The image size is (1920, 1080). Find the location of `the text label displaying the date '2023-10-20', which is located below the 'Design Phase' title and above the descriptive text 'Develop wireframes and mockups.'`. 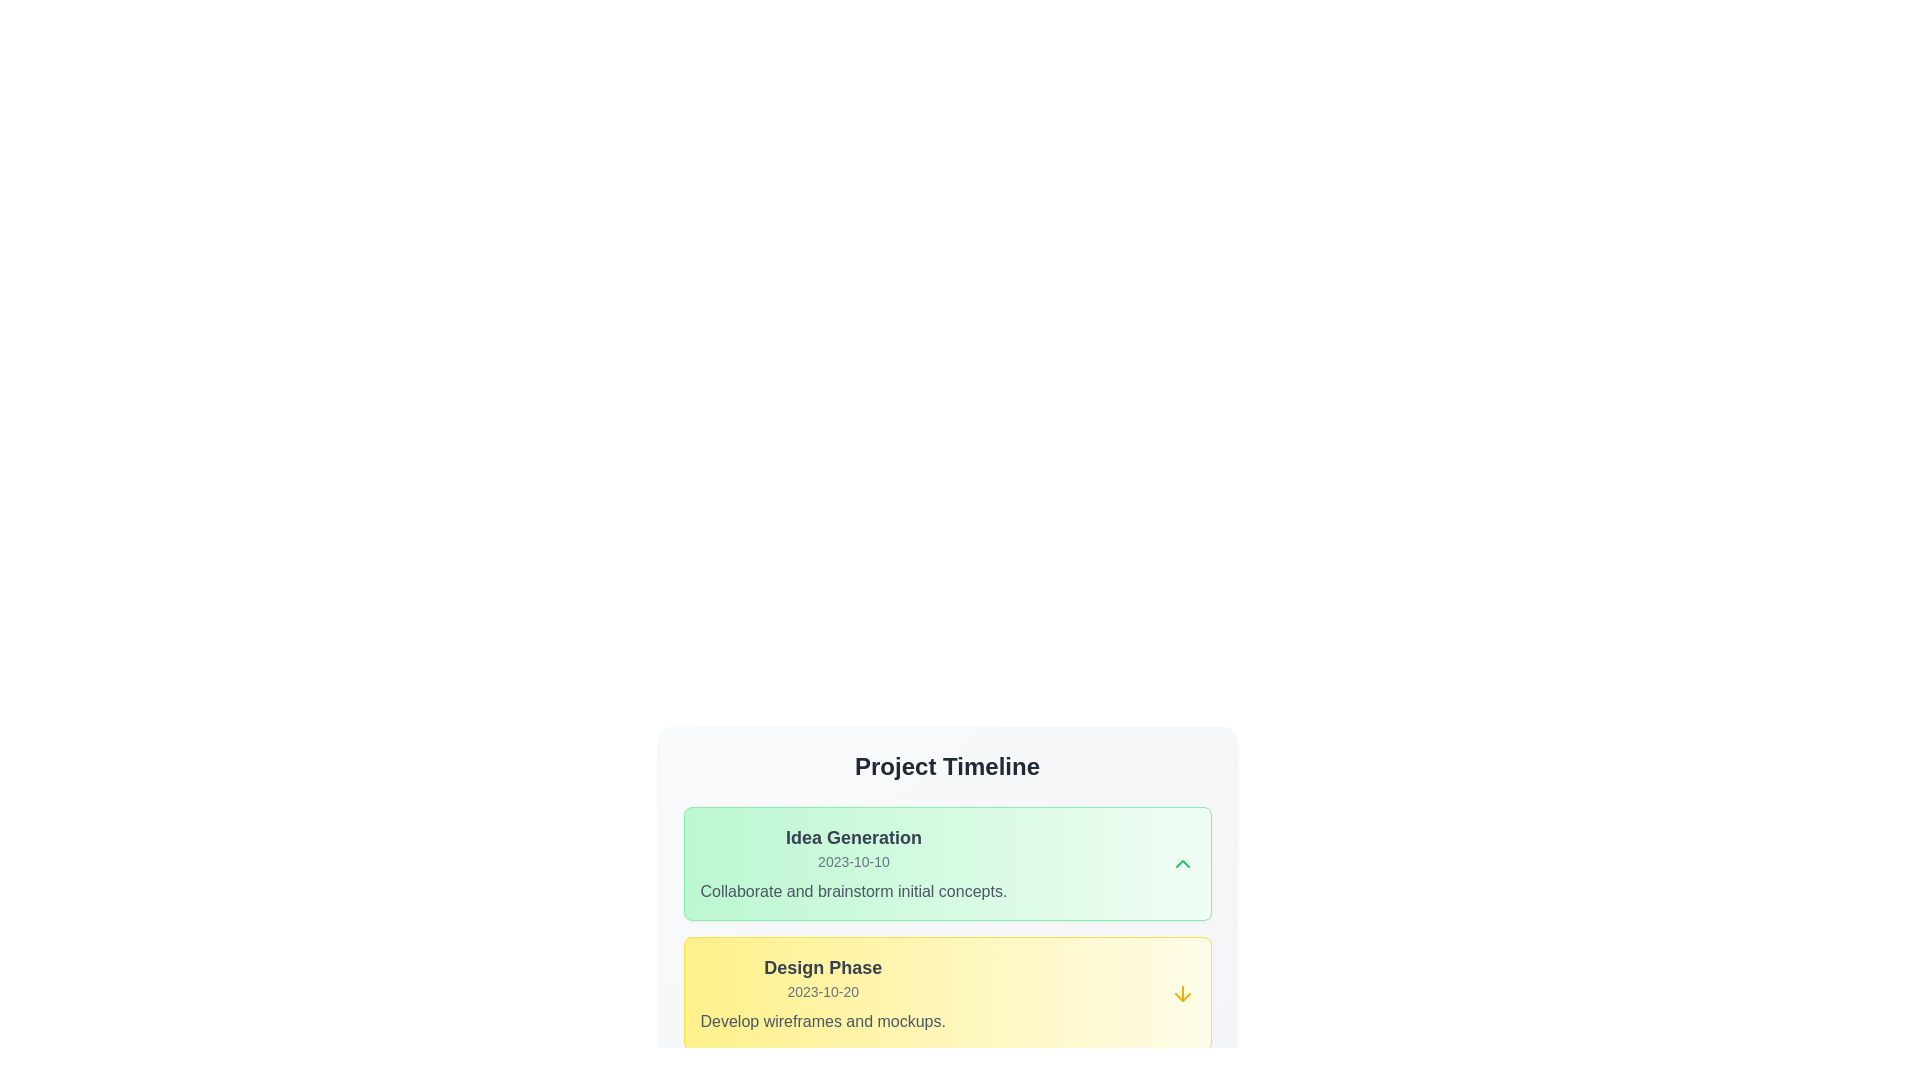

the text label displaying the date '2023-10-20', which is located below the 'Design Phase' title and above the descriptive text 'Develop wireframes and mockups.' is located at coordinates (823, 991).